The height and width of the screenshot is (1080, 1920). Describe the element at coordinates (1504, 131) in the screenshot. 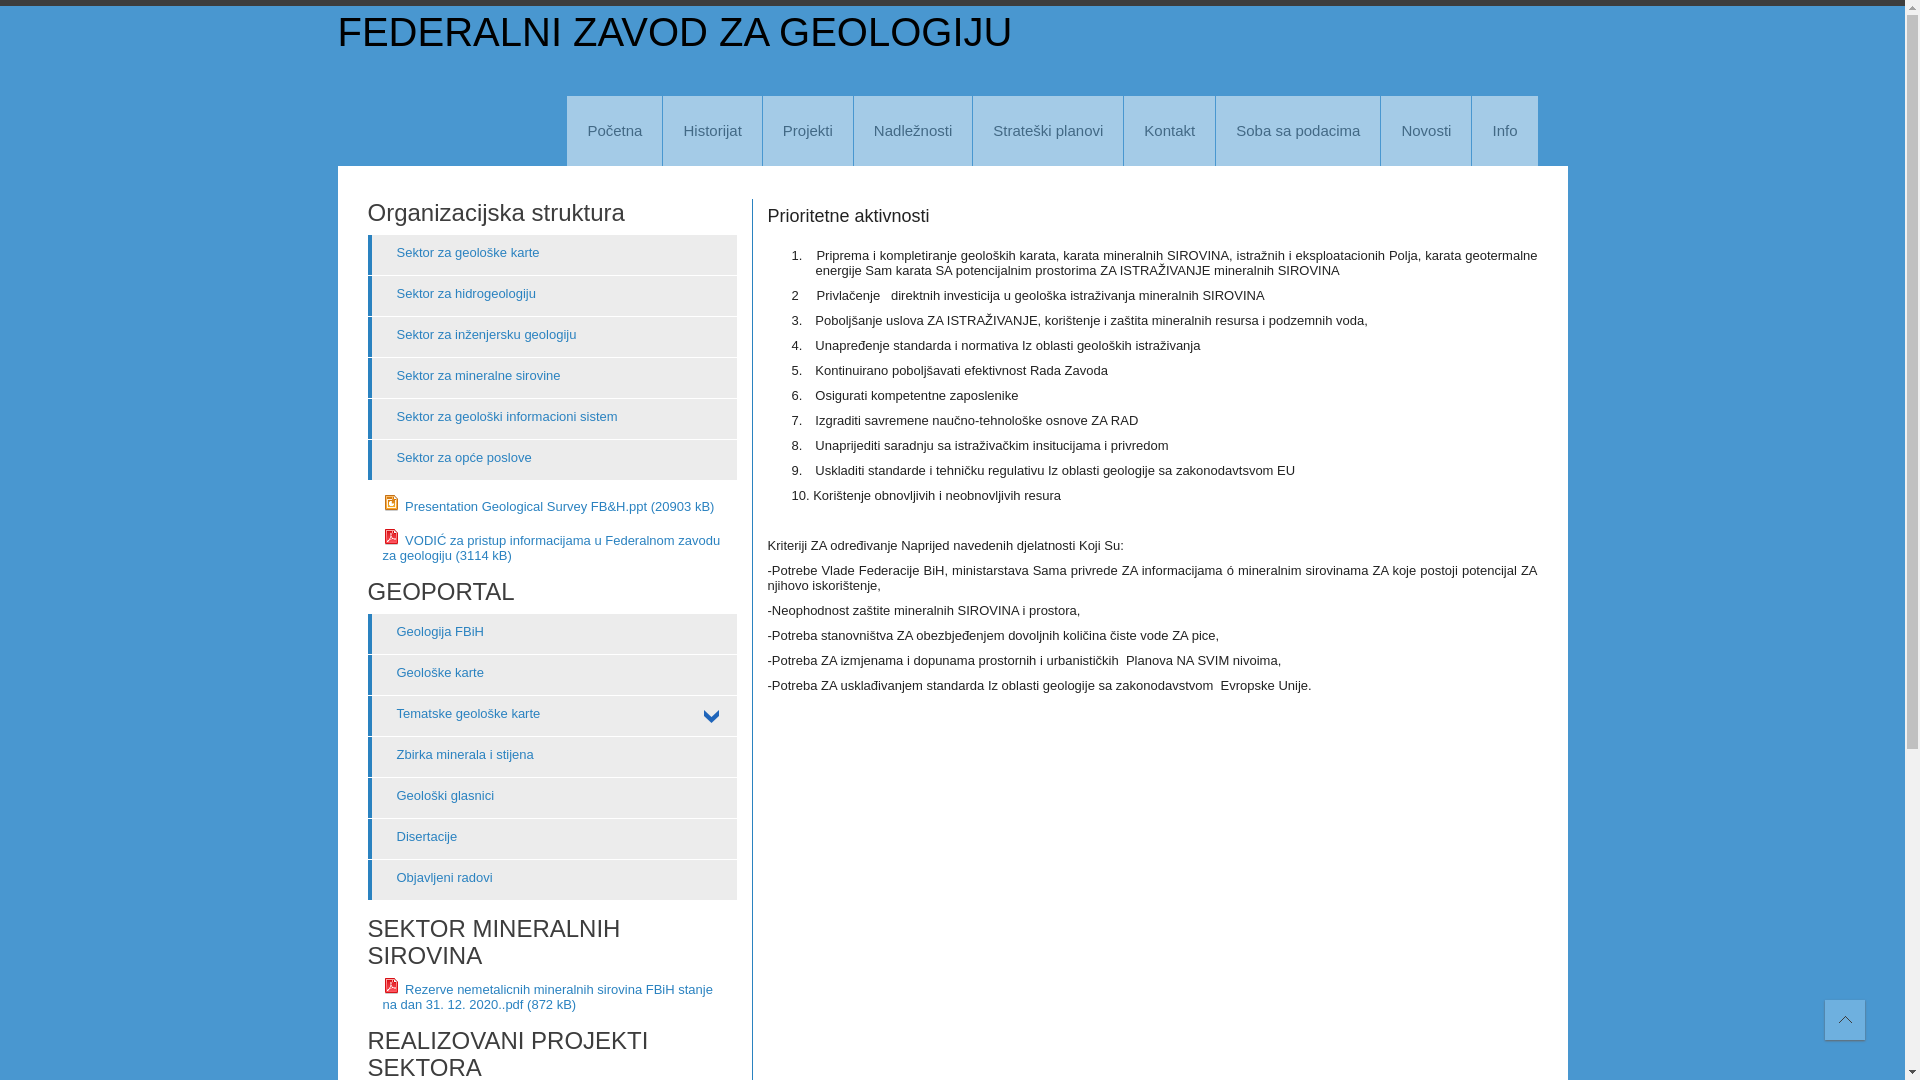

I see `'Info'` at that location.